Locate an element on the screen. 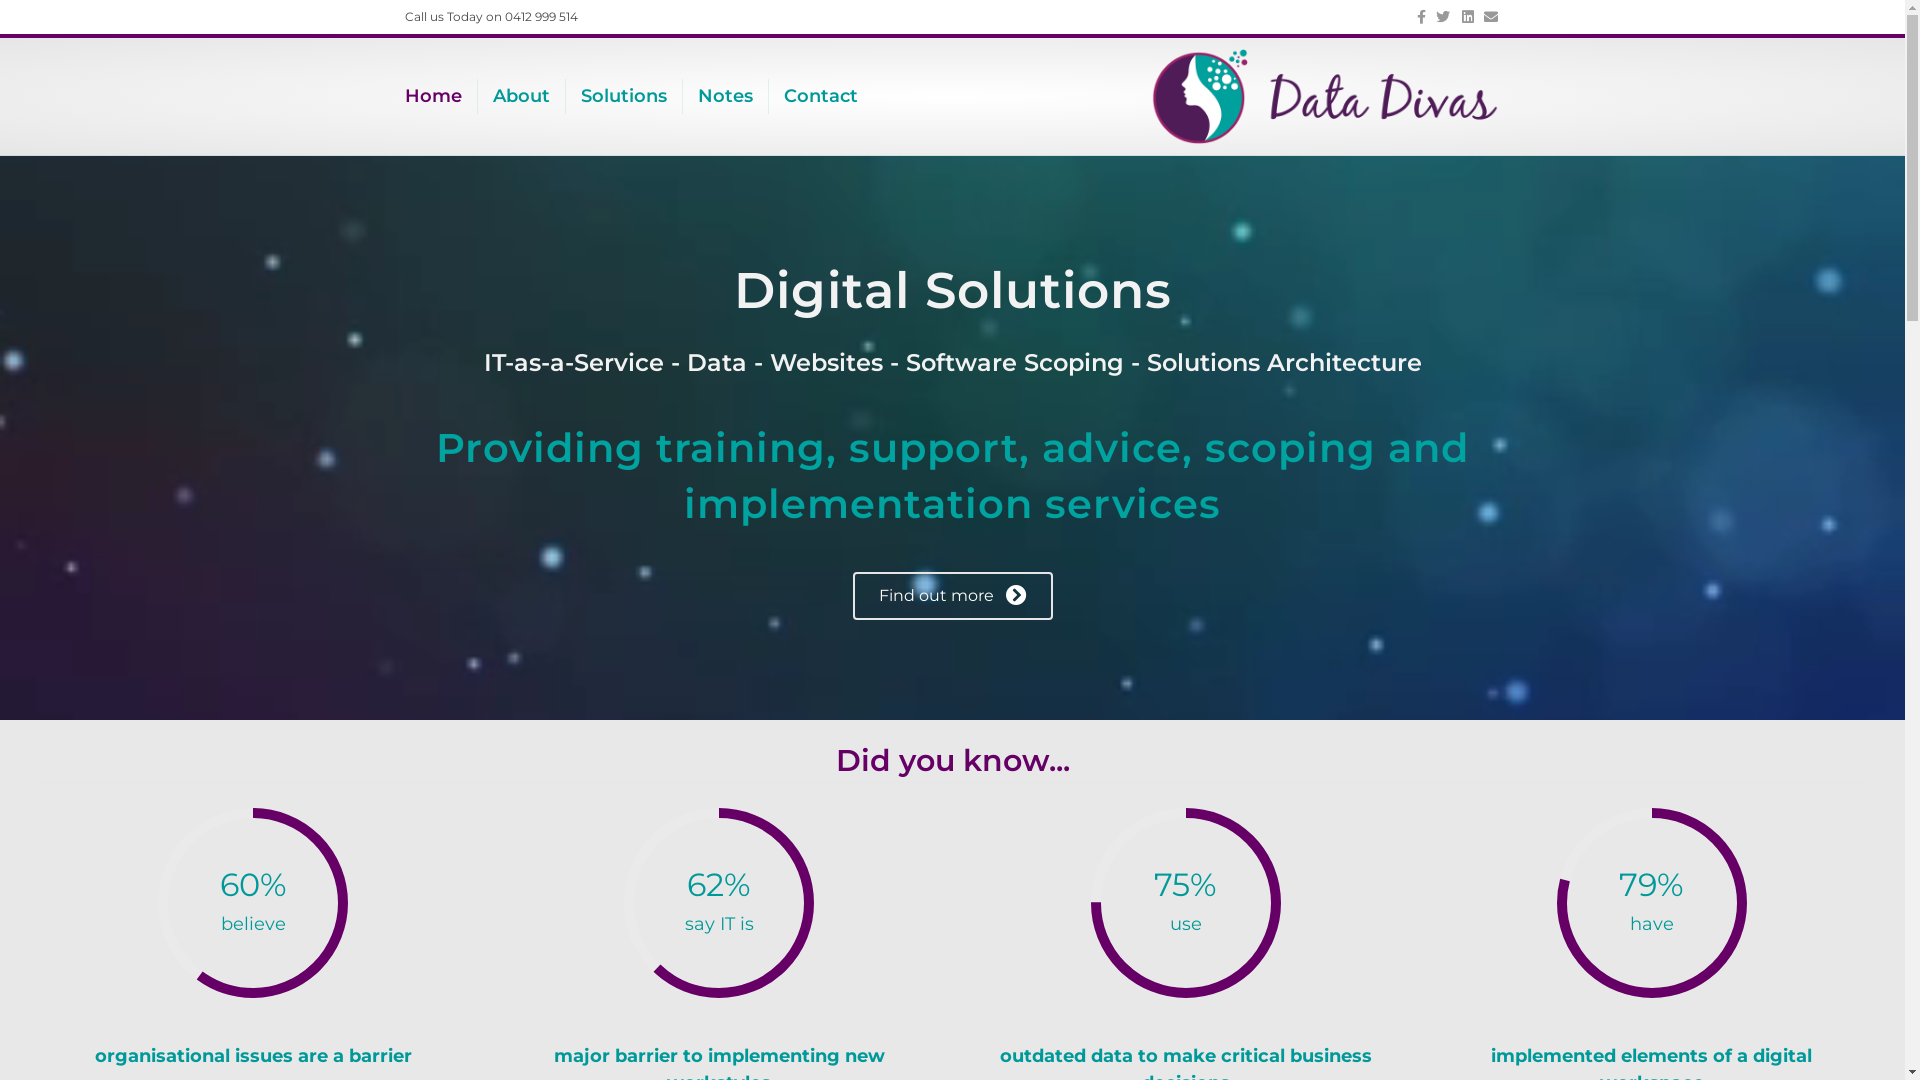 The width and height of the screenshot is (1920, 1080). 'Twitter' is located at coordinates (1424, 15).